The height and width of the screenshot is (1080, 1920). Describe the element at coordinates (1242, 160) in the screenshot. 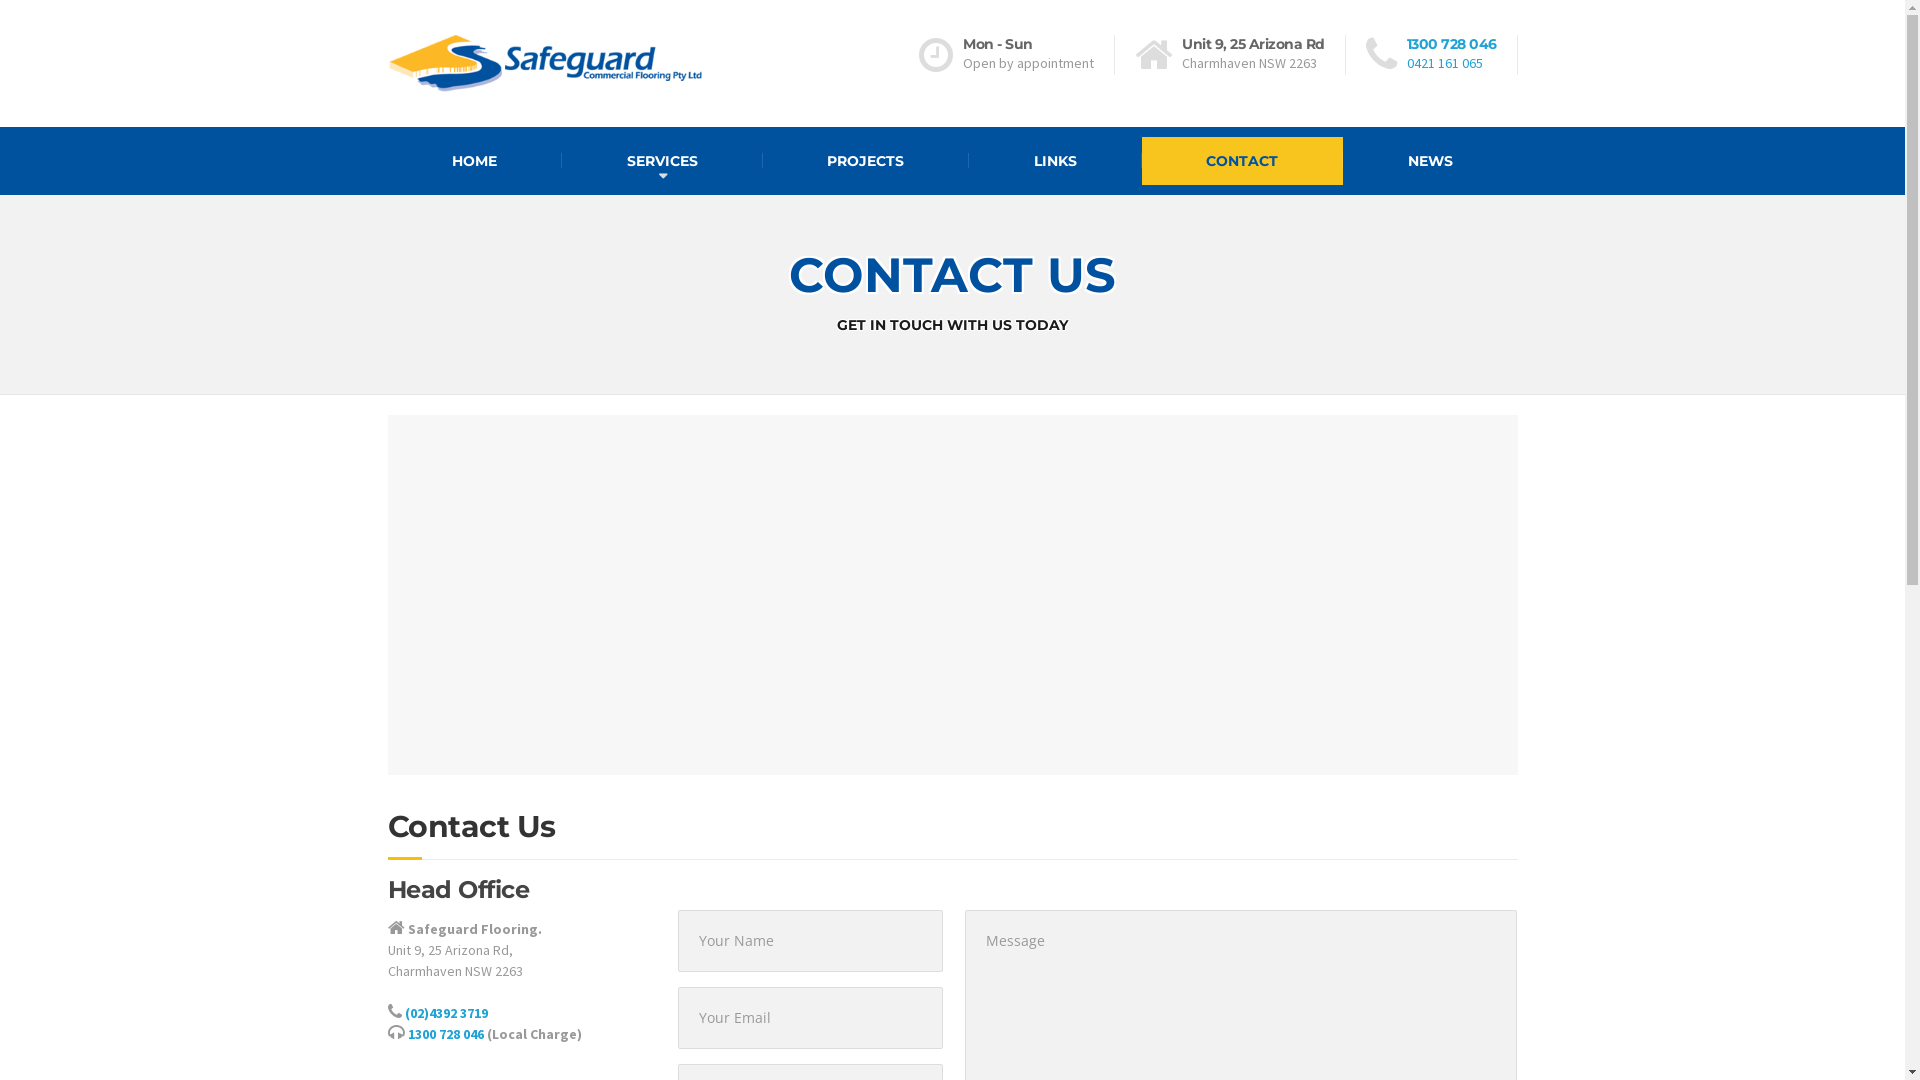

I see `'CONTACT'` at that location.